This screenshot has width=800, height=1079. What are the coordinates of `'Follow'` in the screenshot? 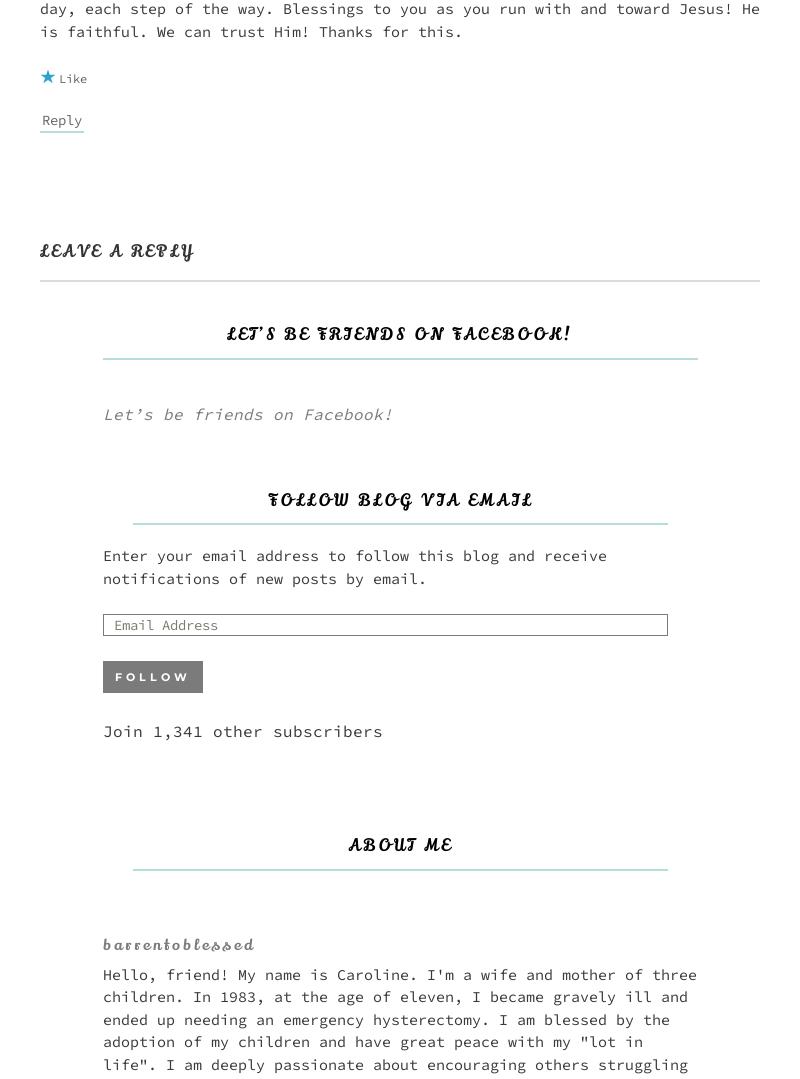 It's located at (152, 675).